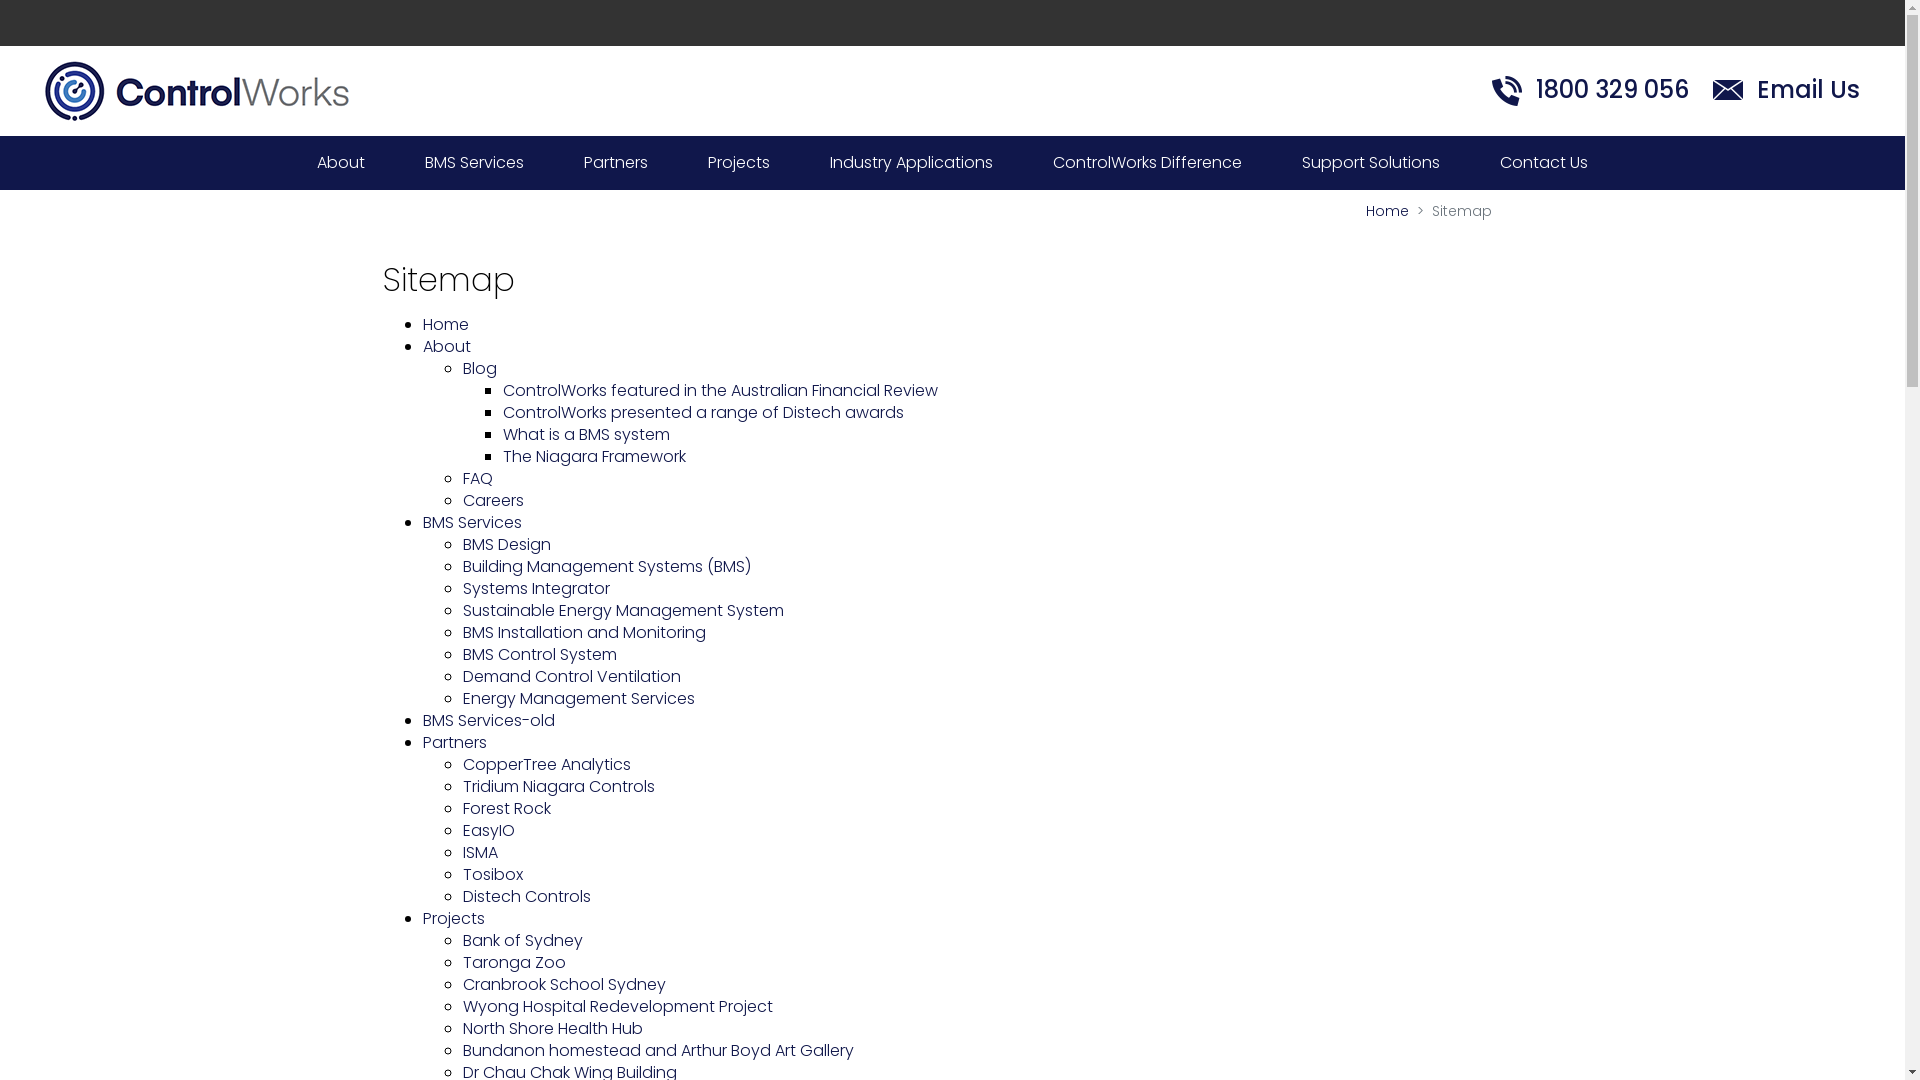 Image resolution: width=1920 pixels, height=1080 pixels. What do you see at coordinates (453, 742) in the screenshot?
I see `'Partners'` at bounding box center [453, 742].